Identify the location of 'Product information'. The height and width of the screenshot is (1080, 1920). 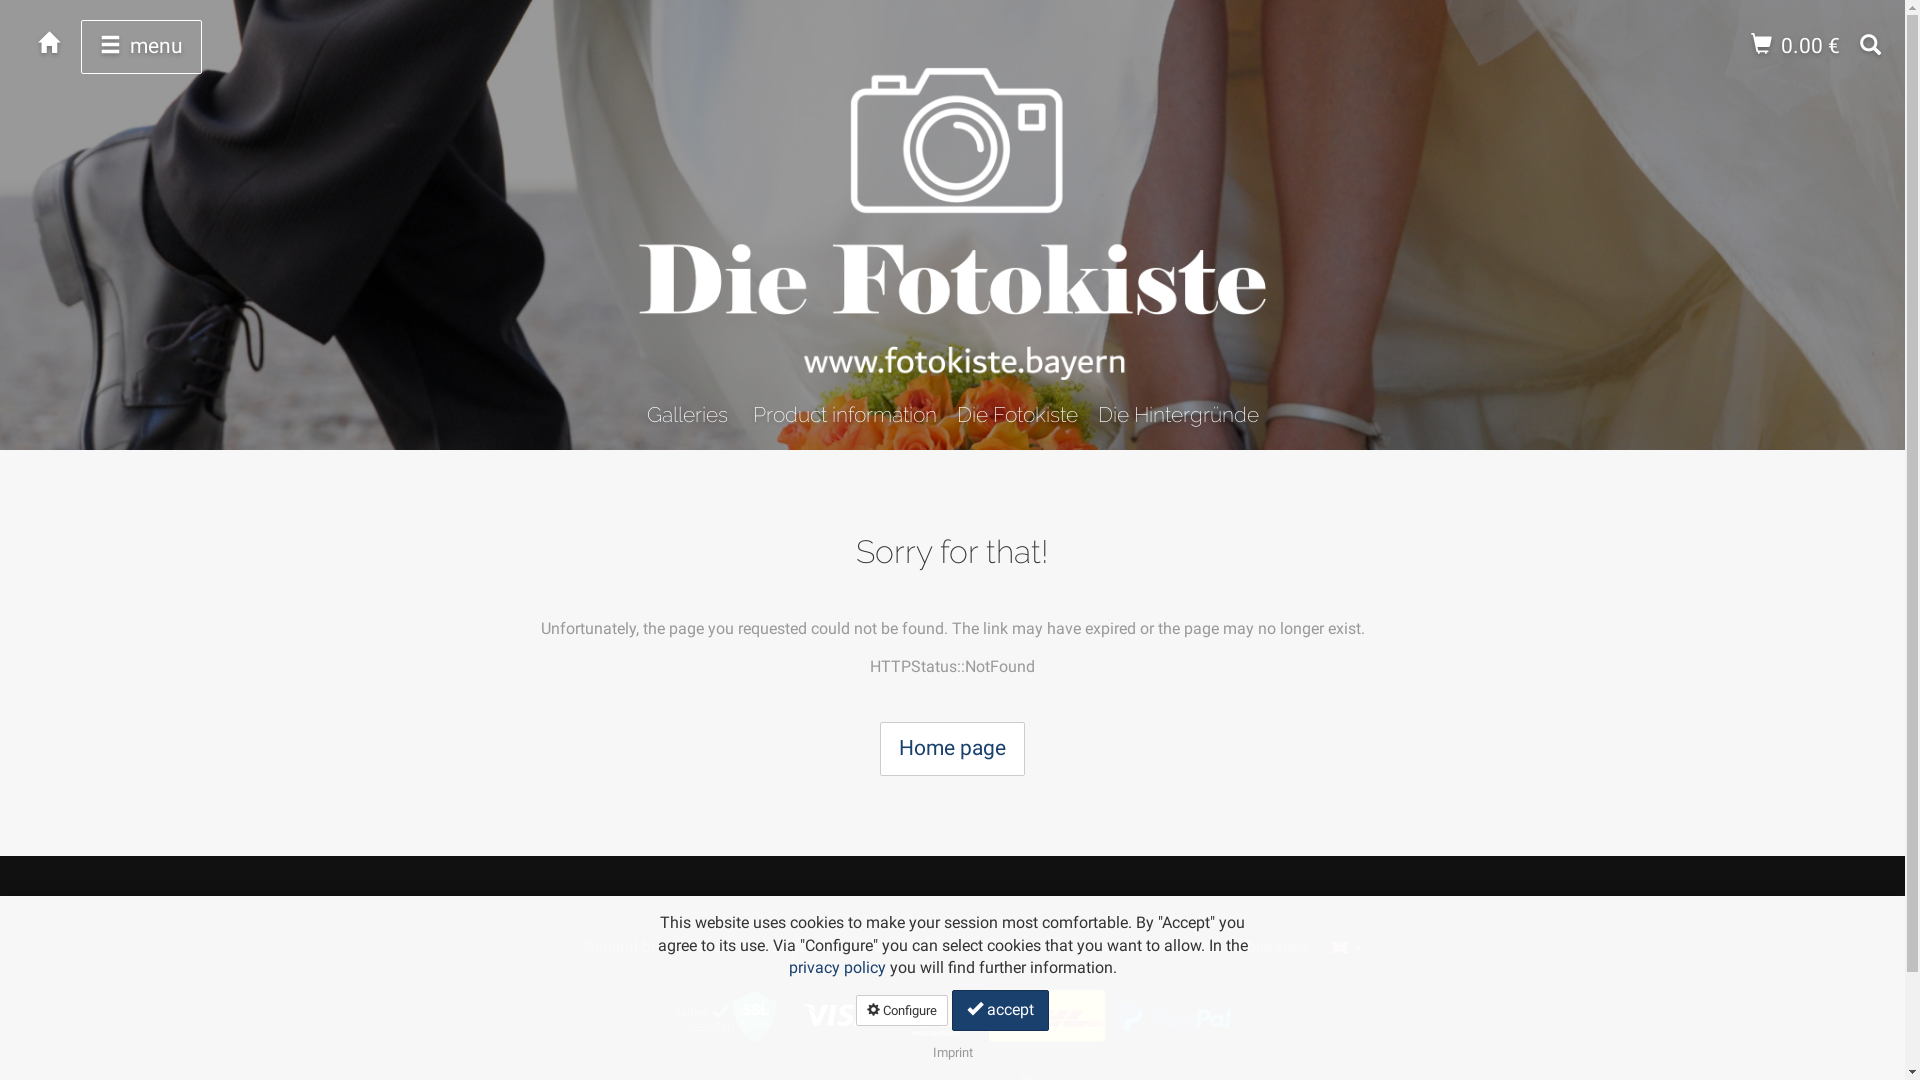
(844, 413).